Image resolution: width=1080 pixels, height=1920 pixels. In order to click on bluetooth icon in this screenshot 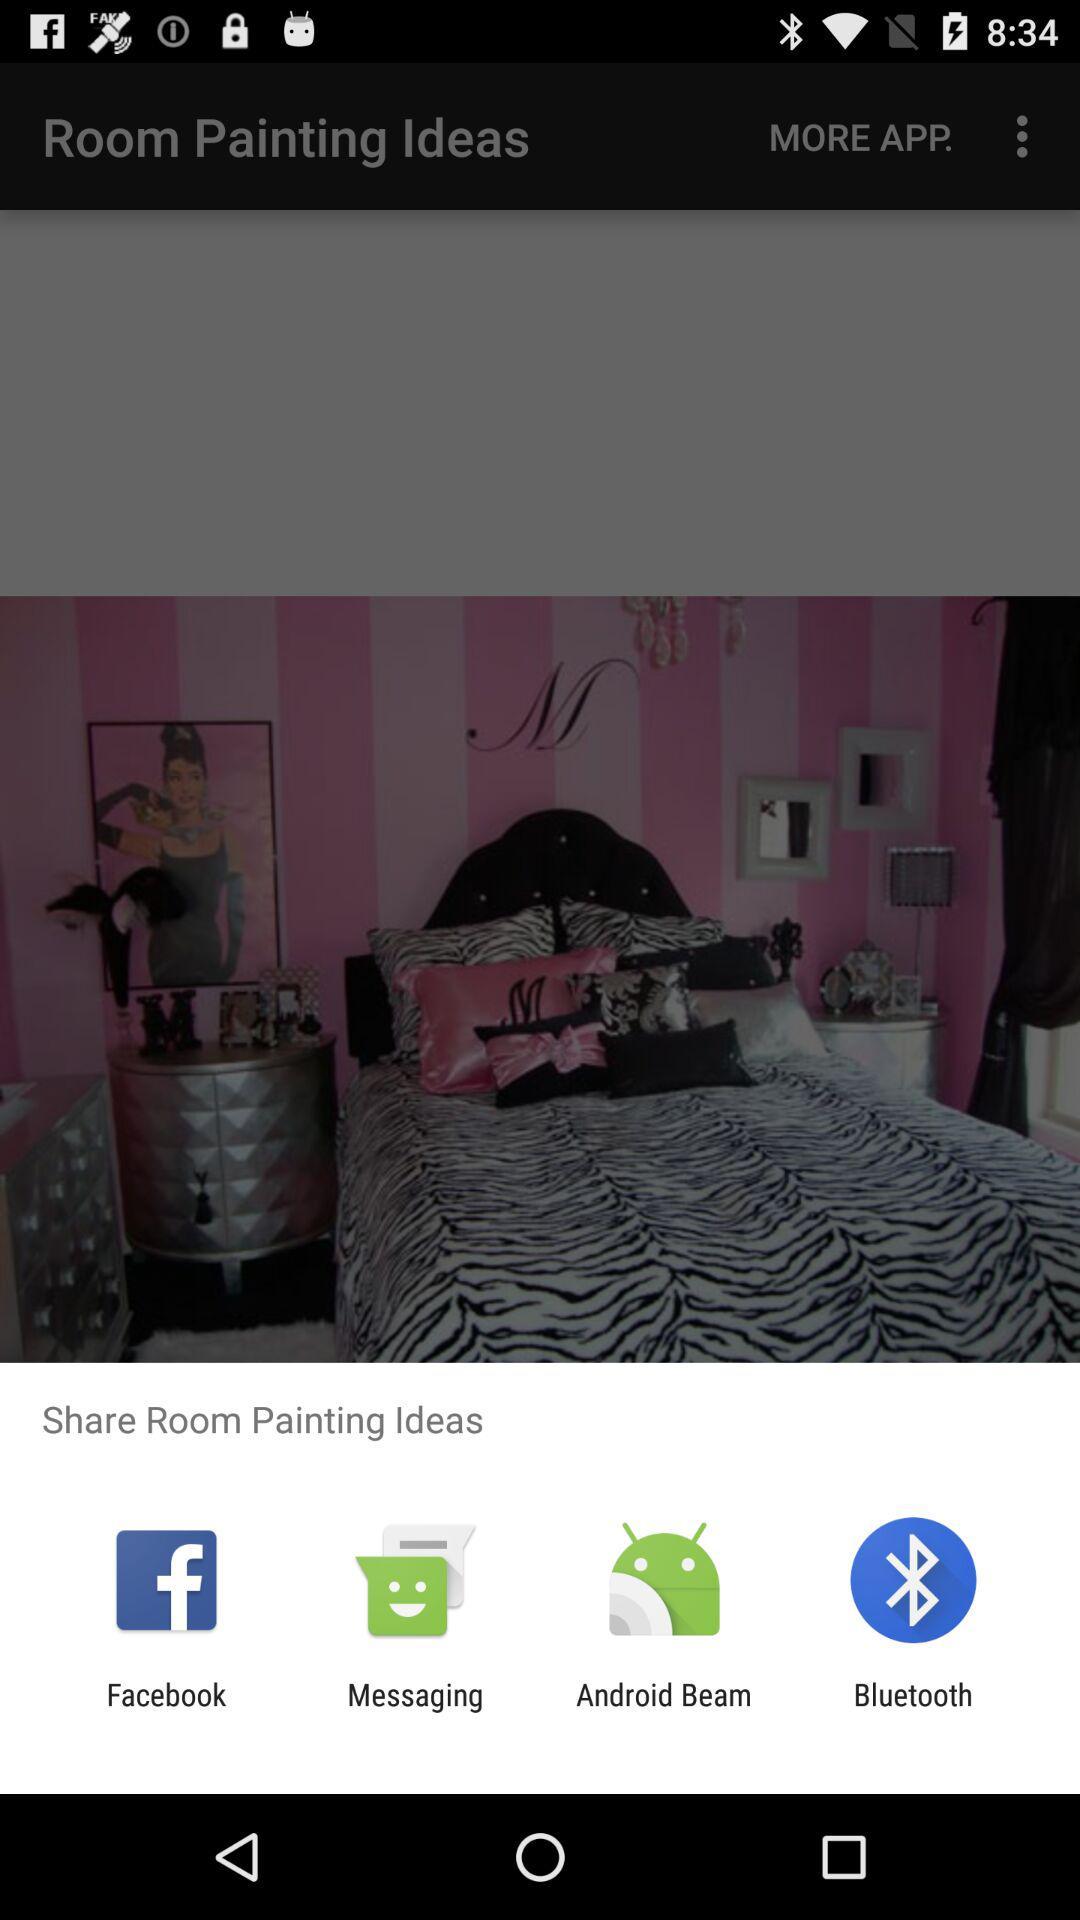, I will do `click(913, 1711)`.